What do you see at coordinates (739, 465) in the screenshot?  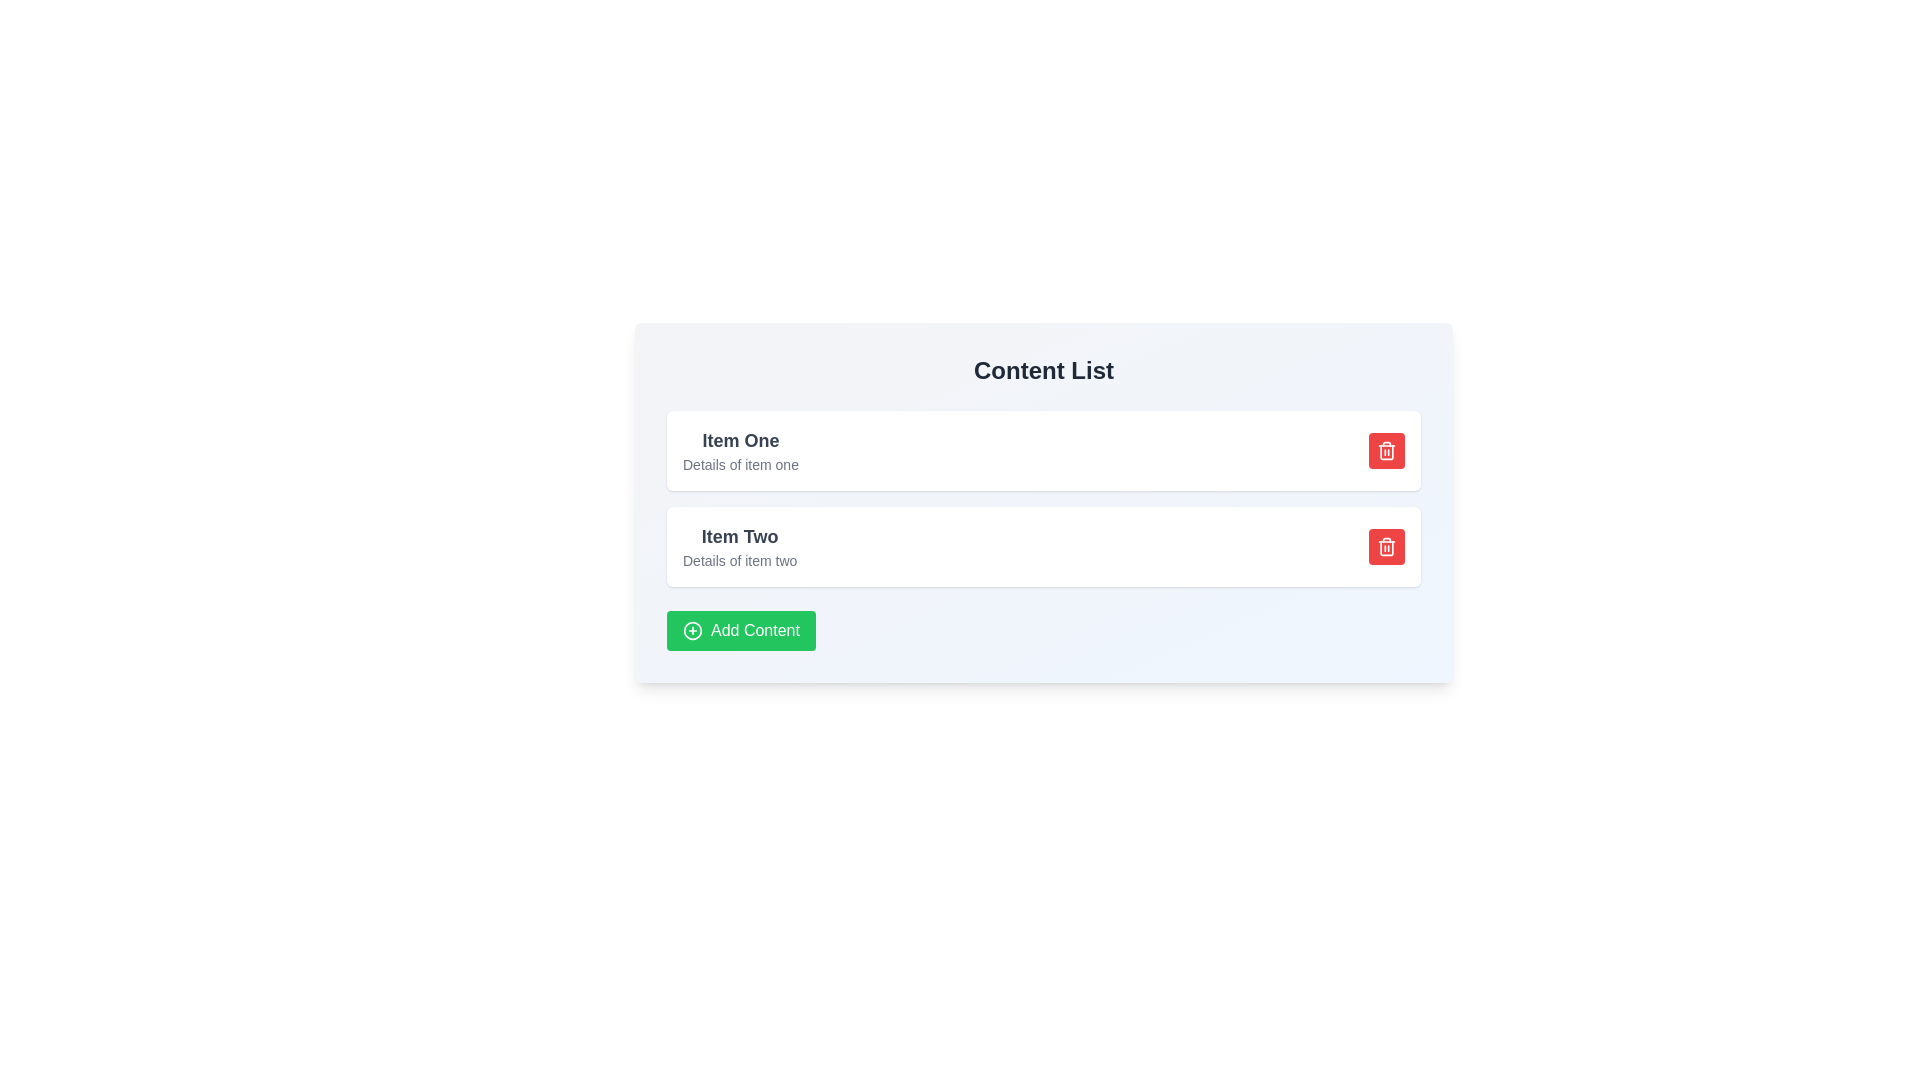 I see `the text snippet reading 'Details of item one', which is styled in a smaller font size and light gray color, located directly below the 'Item One' title text` at bounding box center [739, 465].